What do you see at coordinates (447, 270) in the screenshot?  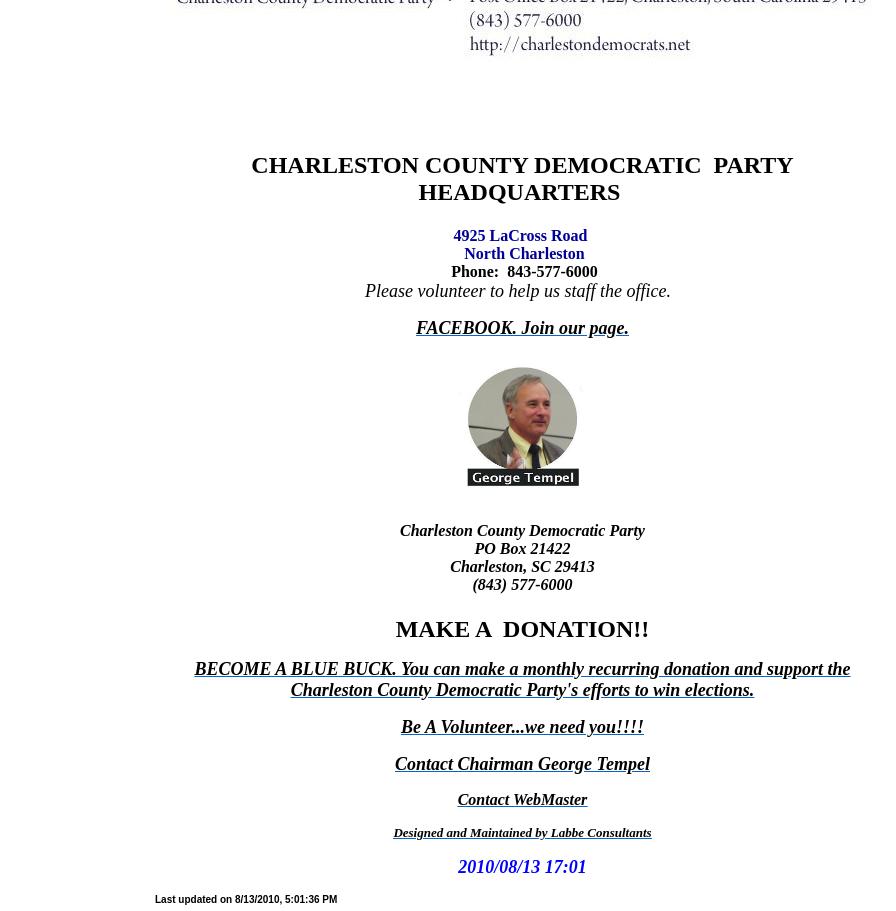 I see `'Phone:  843-577-6000'` at bounding box center [447, 270].